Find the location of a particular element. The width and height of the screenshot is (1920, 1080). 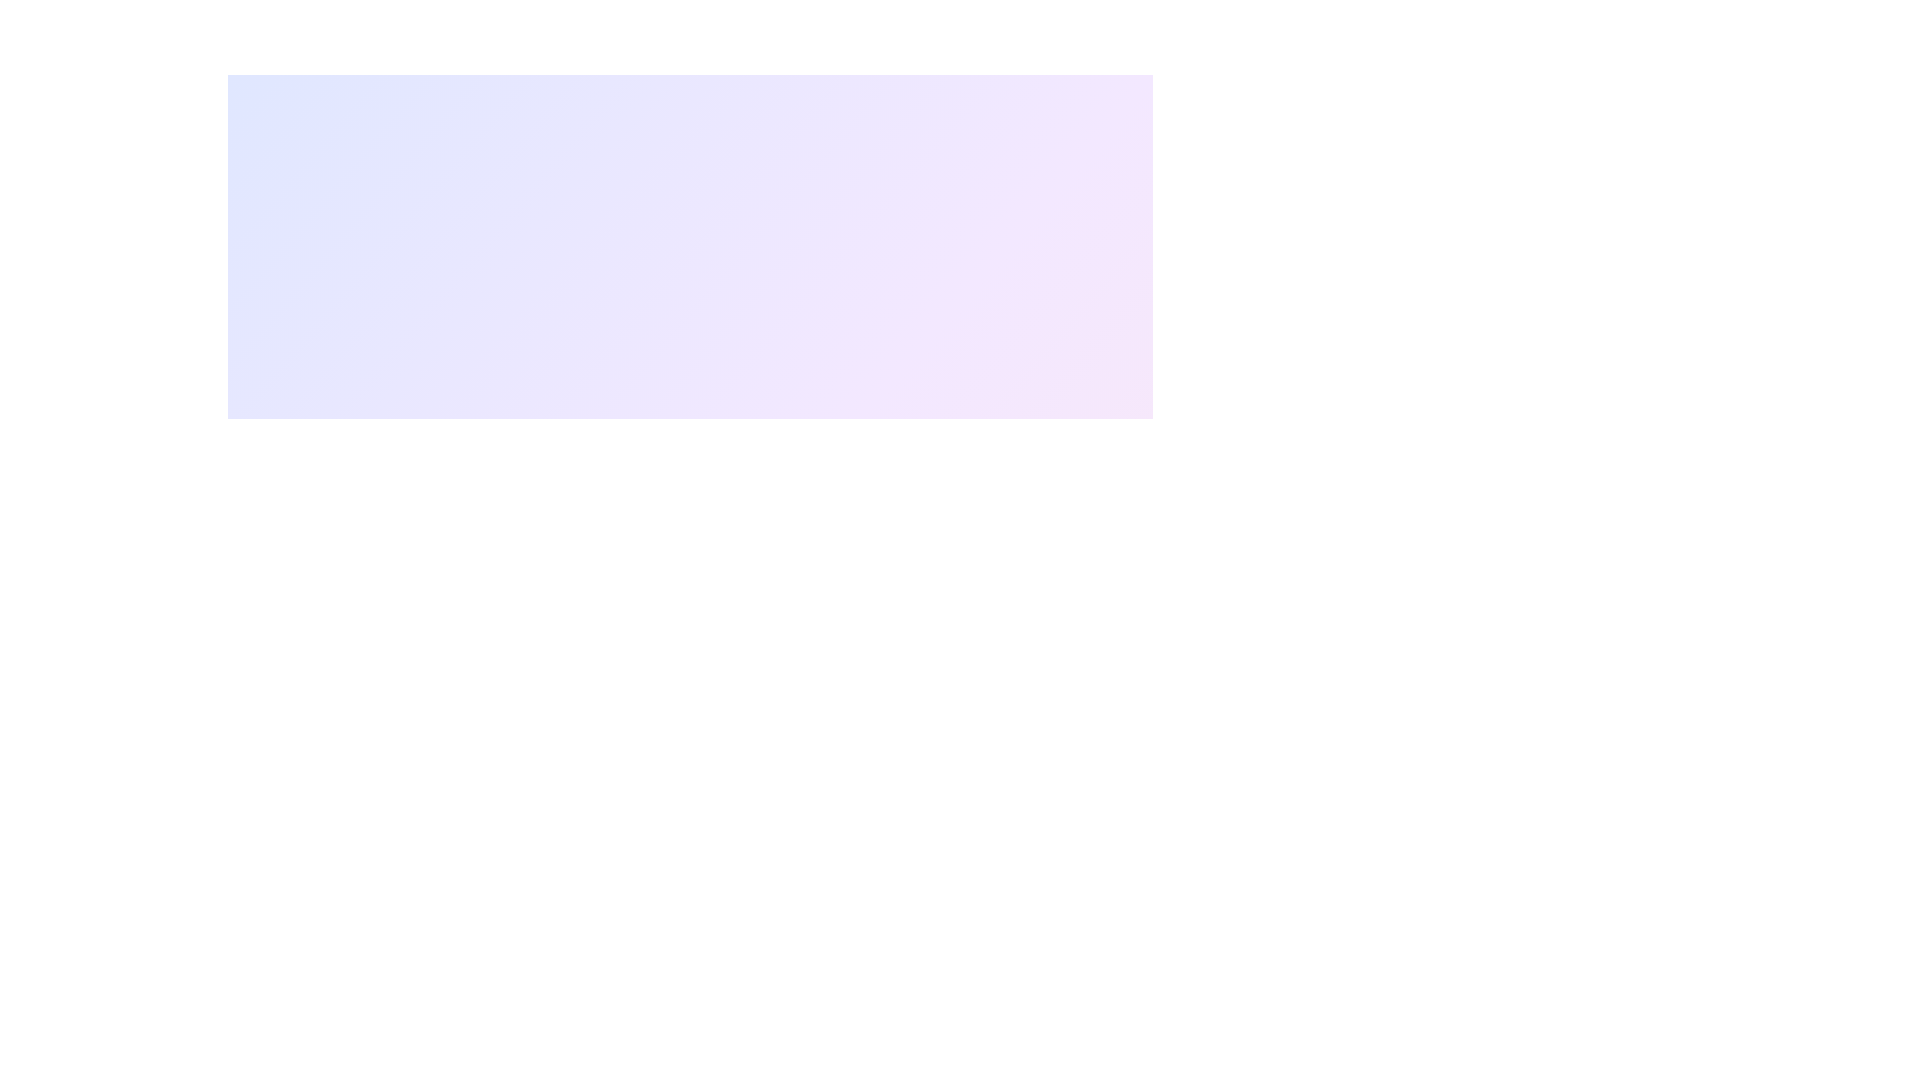

the circular SVG element defined by a bold outline, centered within an area containing other shapes is located at coordinates (690, 540).